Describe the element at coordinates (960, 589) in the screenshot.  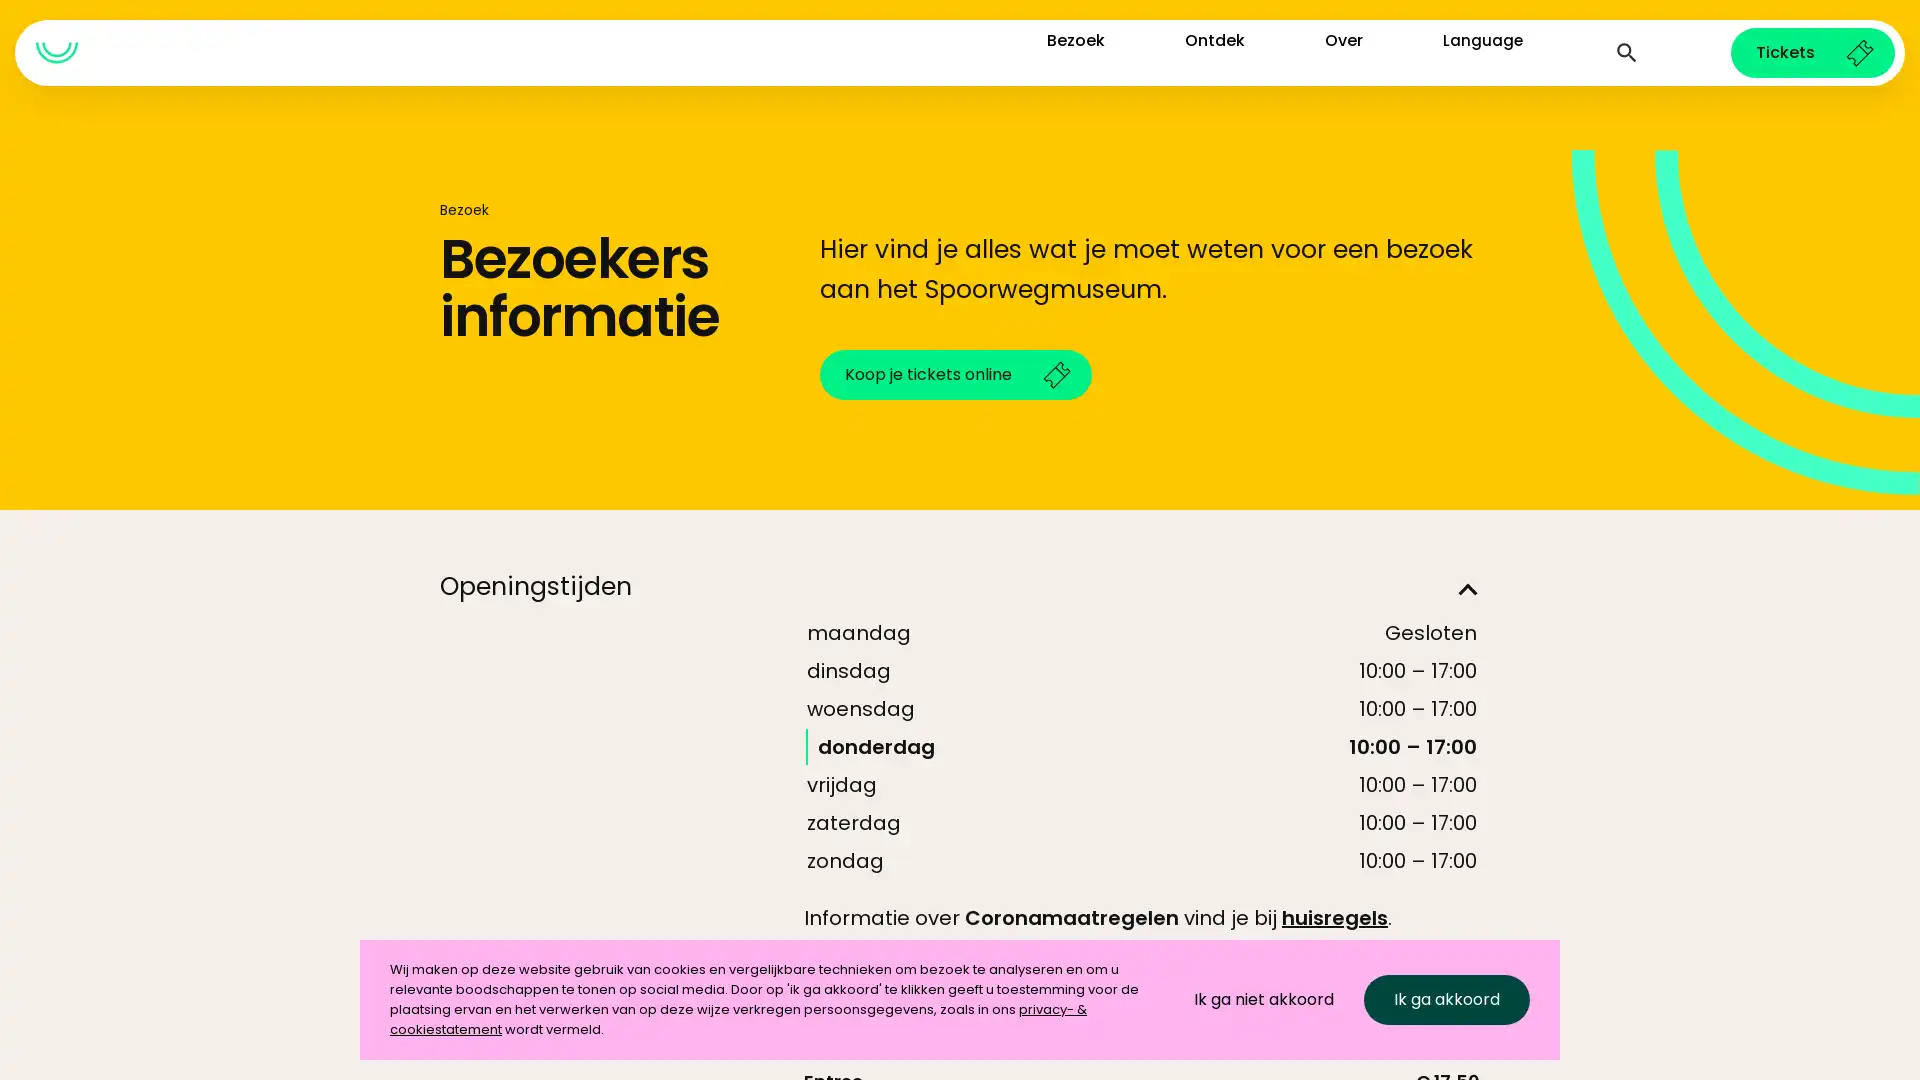
I see `Openingstijden` at that location.